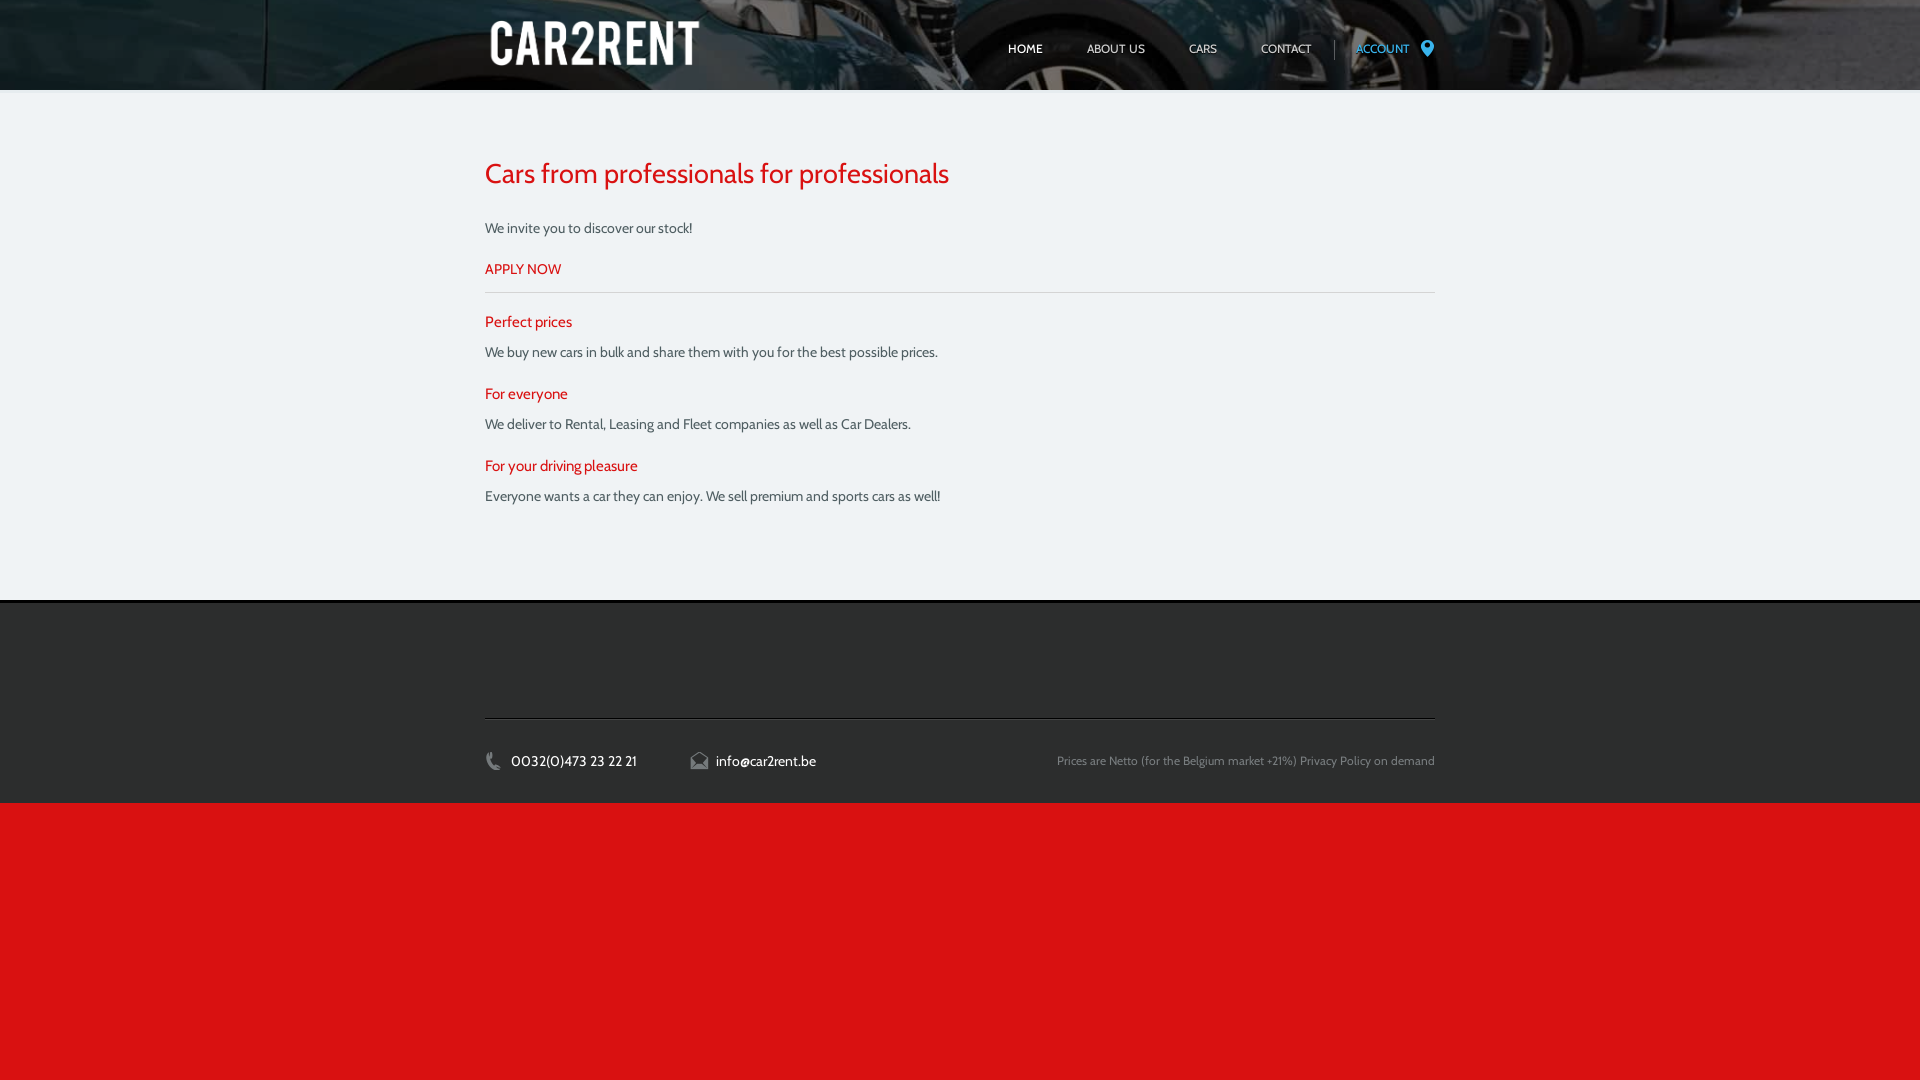  I want to click on 'HOME', so click(1025, 49).